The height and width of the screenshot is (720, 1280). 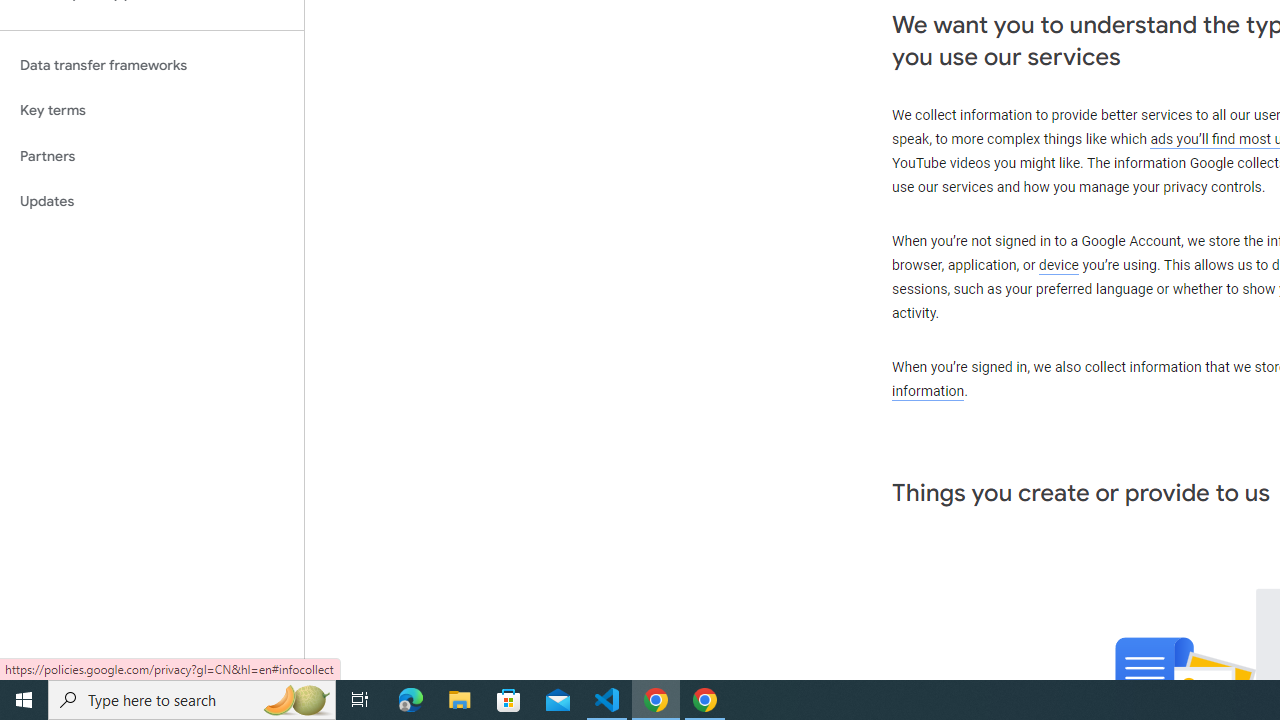 I want to click on 'Partners', so click(x=151, y=155).